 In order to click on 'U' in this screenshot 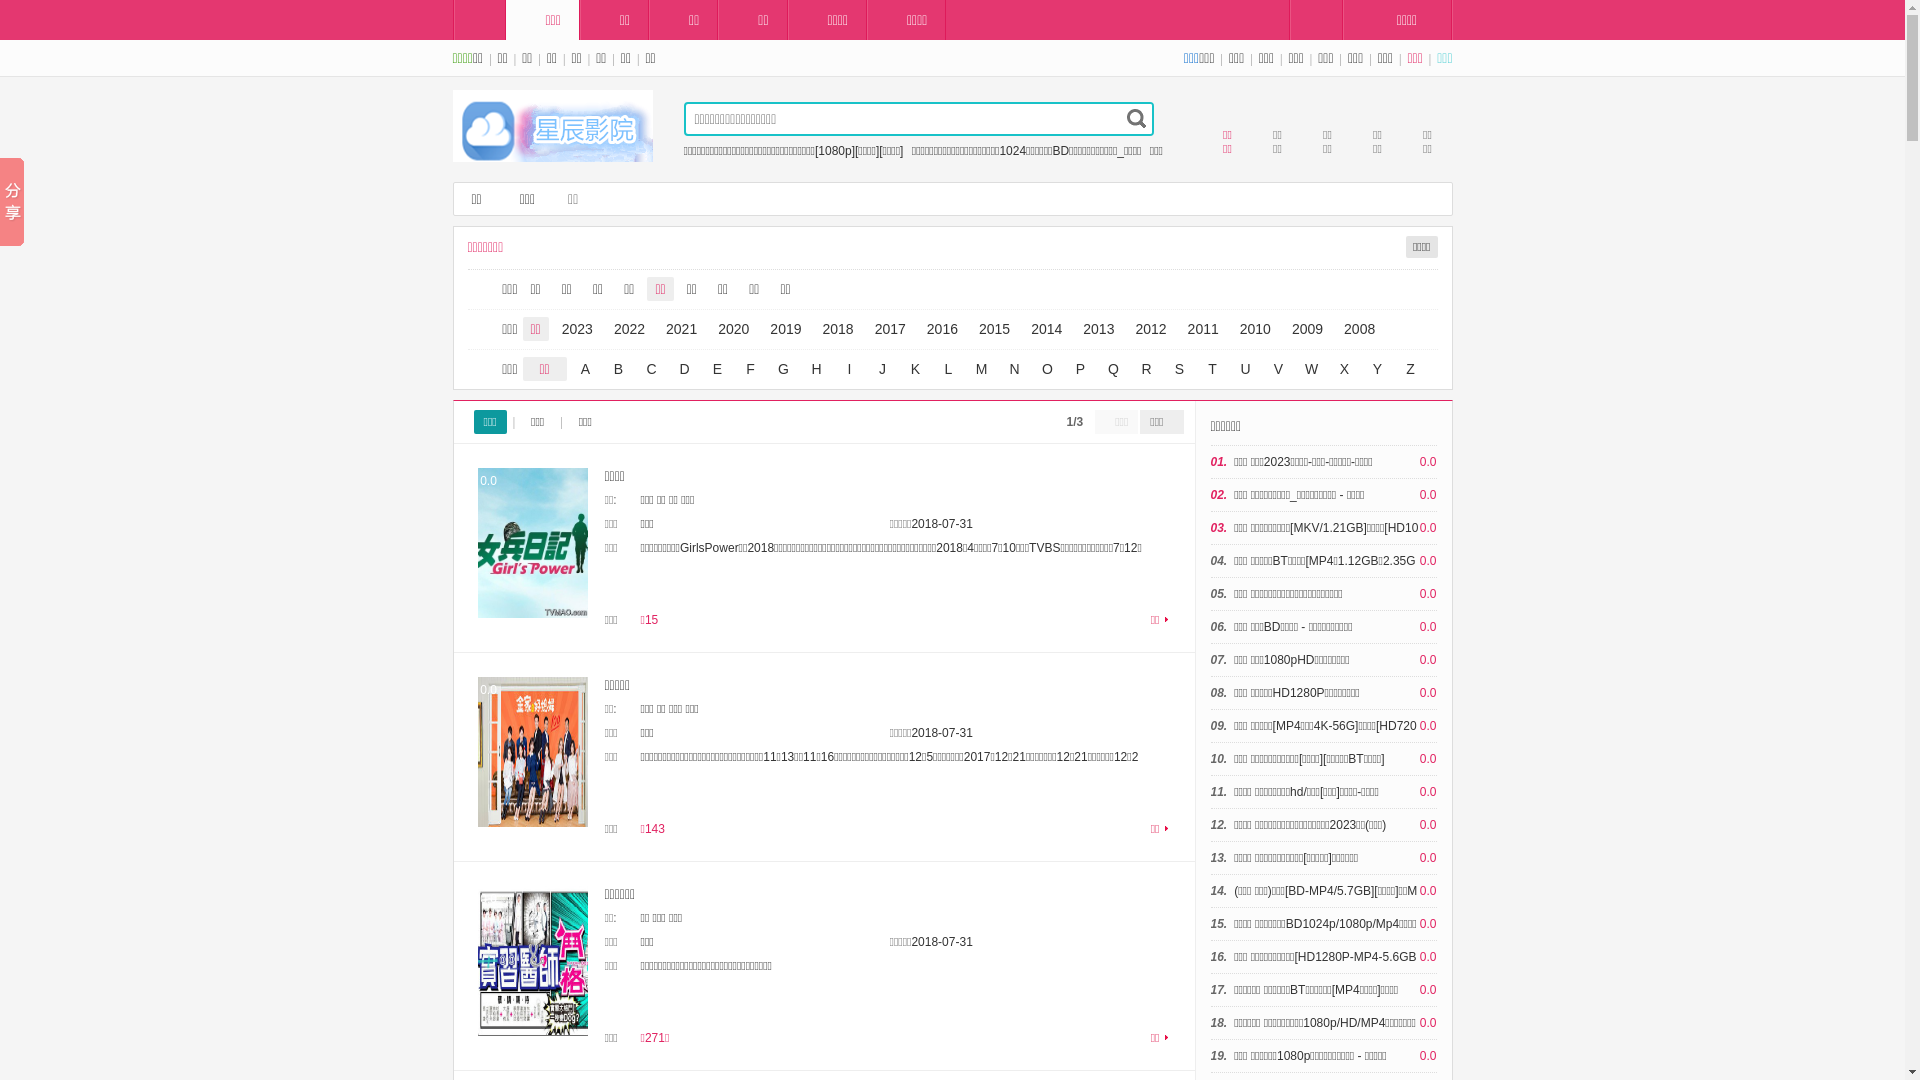, I will do `click(1245, 369)`.